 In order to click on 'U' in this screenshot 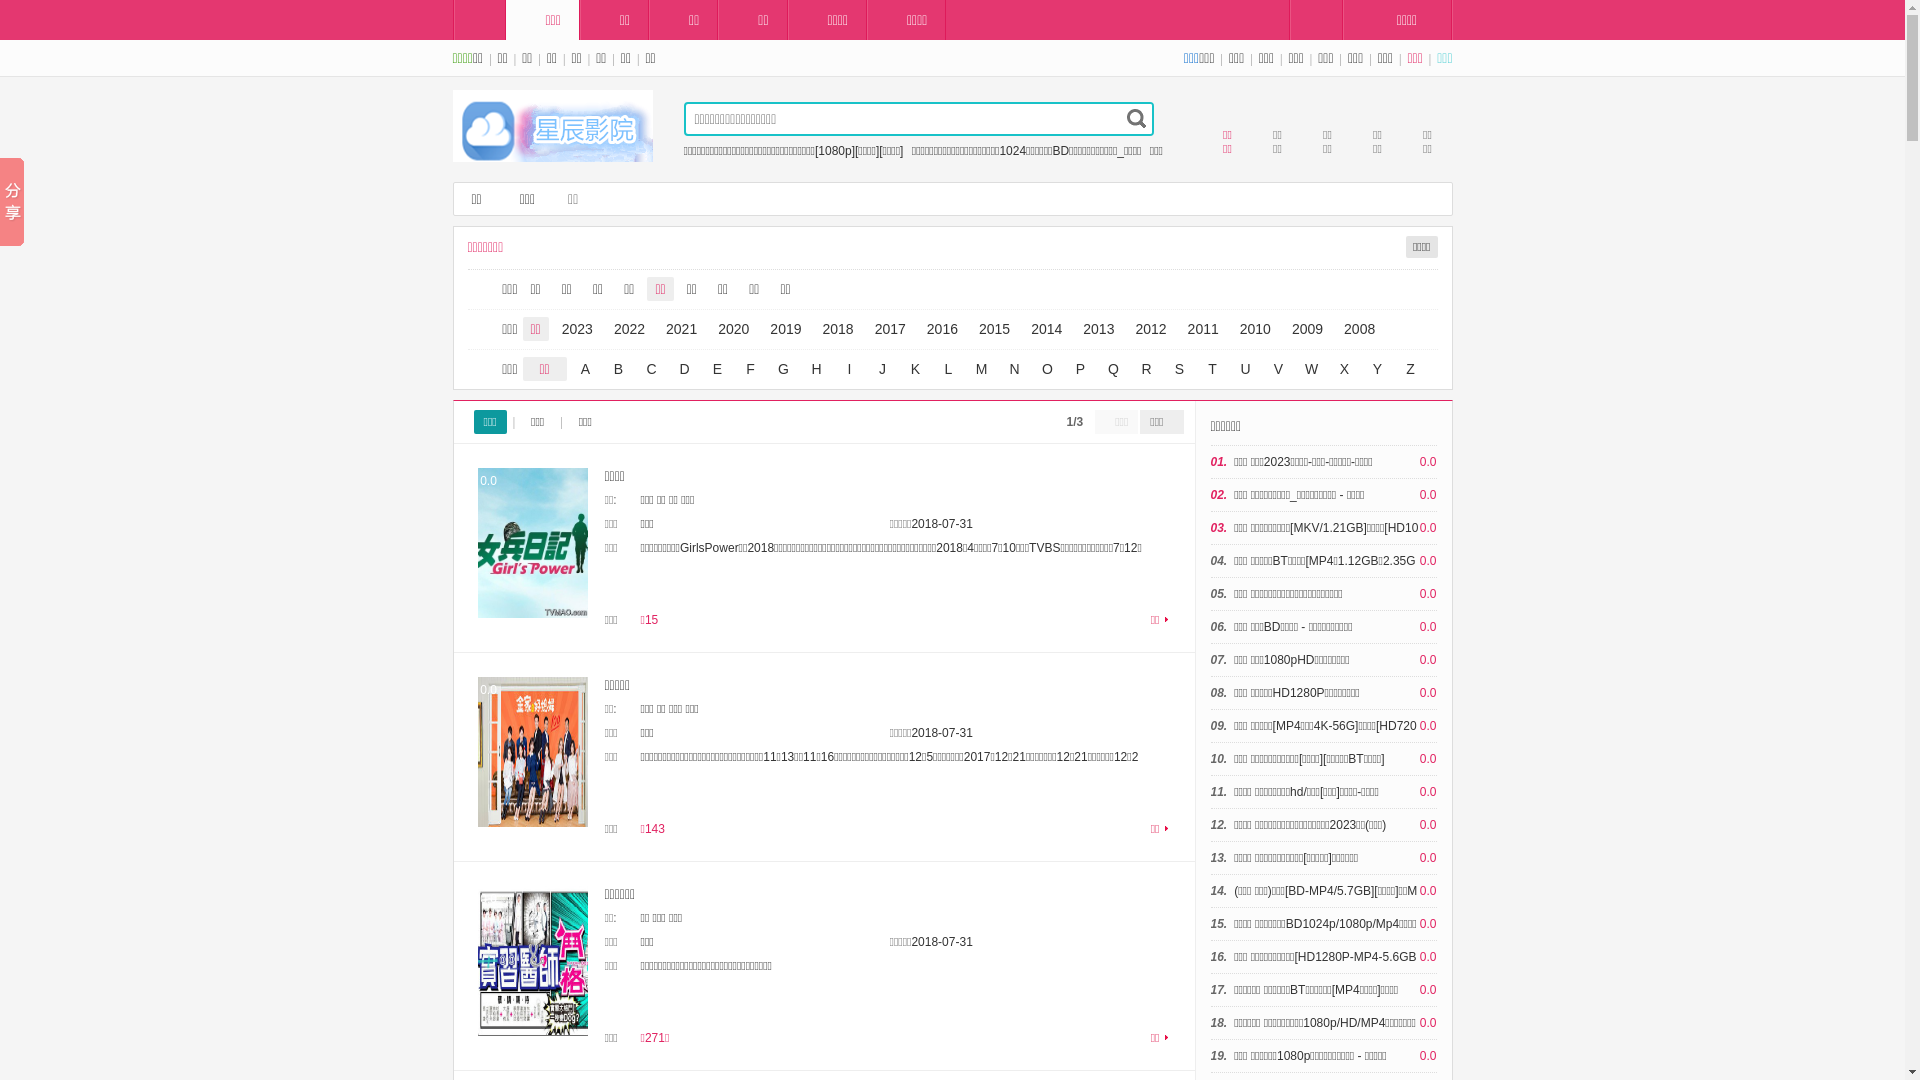, I will do `click(1245, 369)`.